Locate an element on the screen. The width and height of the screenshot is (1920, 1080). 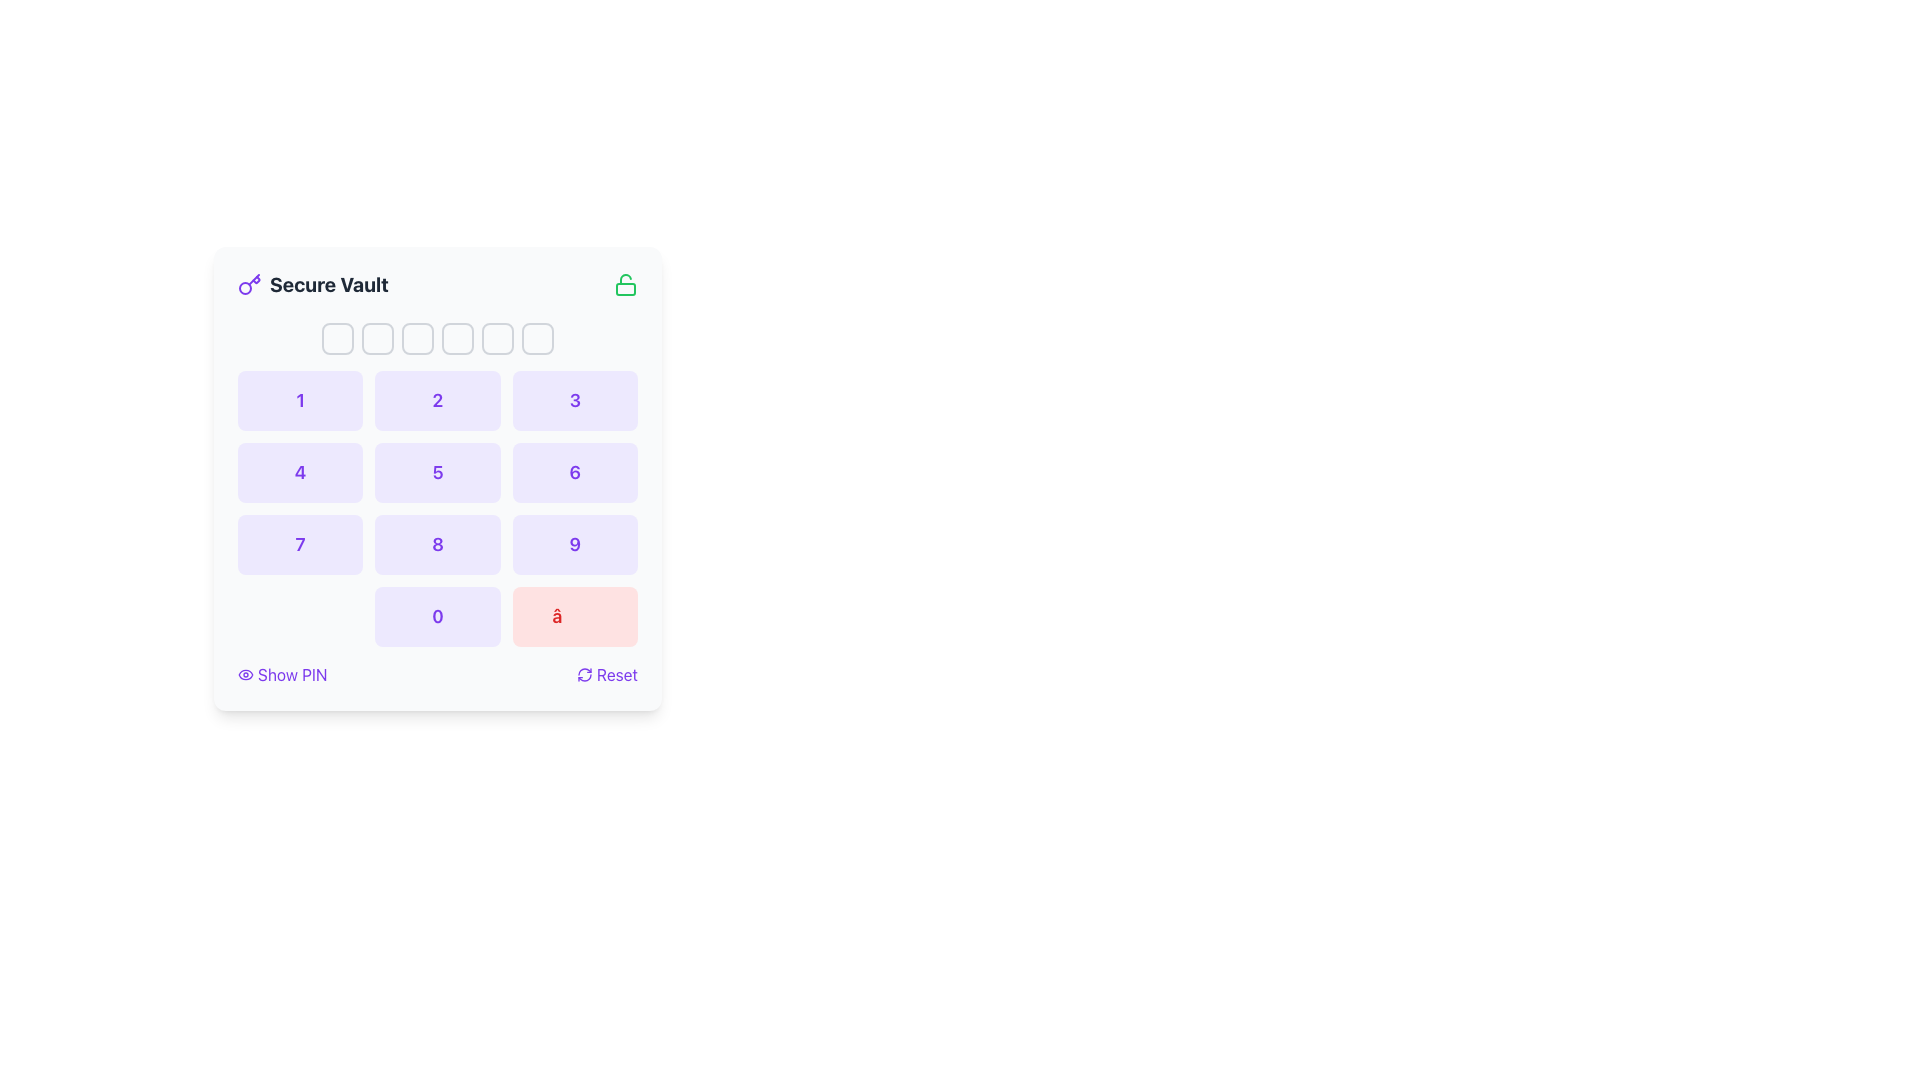
the rectangular button displaying '6', which is purple on a light violet background is located at coordinates (574, 473).